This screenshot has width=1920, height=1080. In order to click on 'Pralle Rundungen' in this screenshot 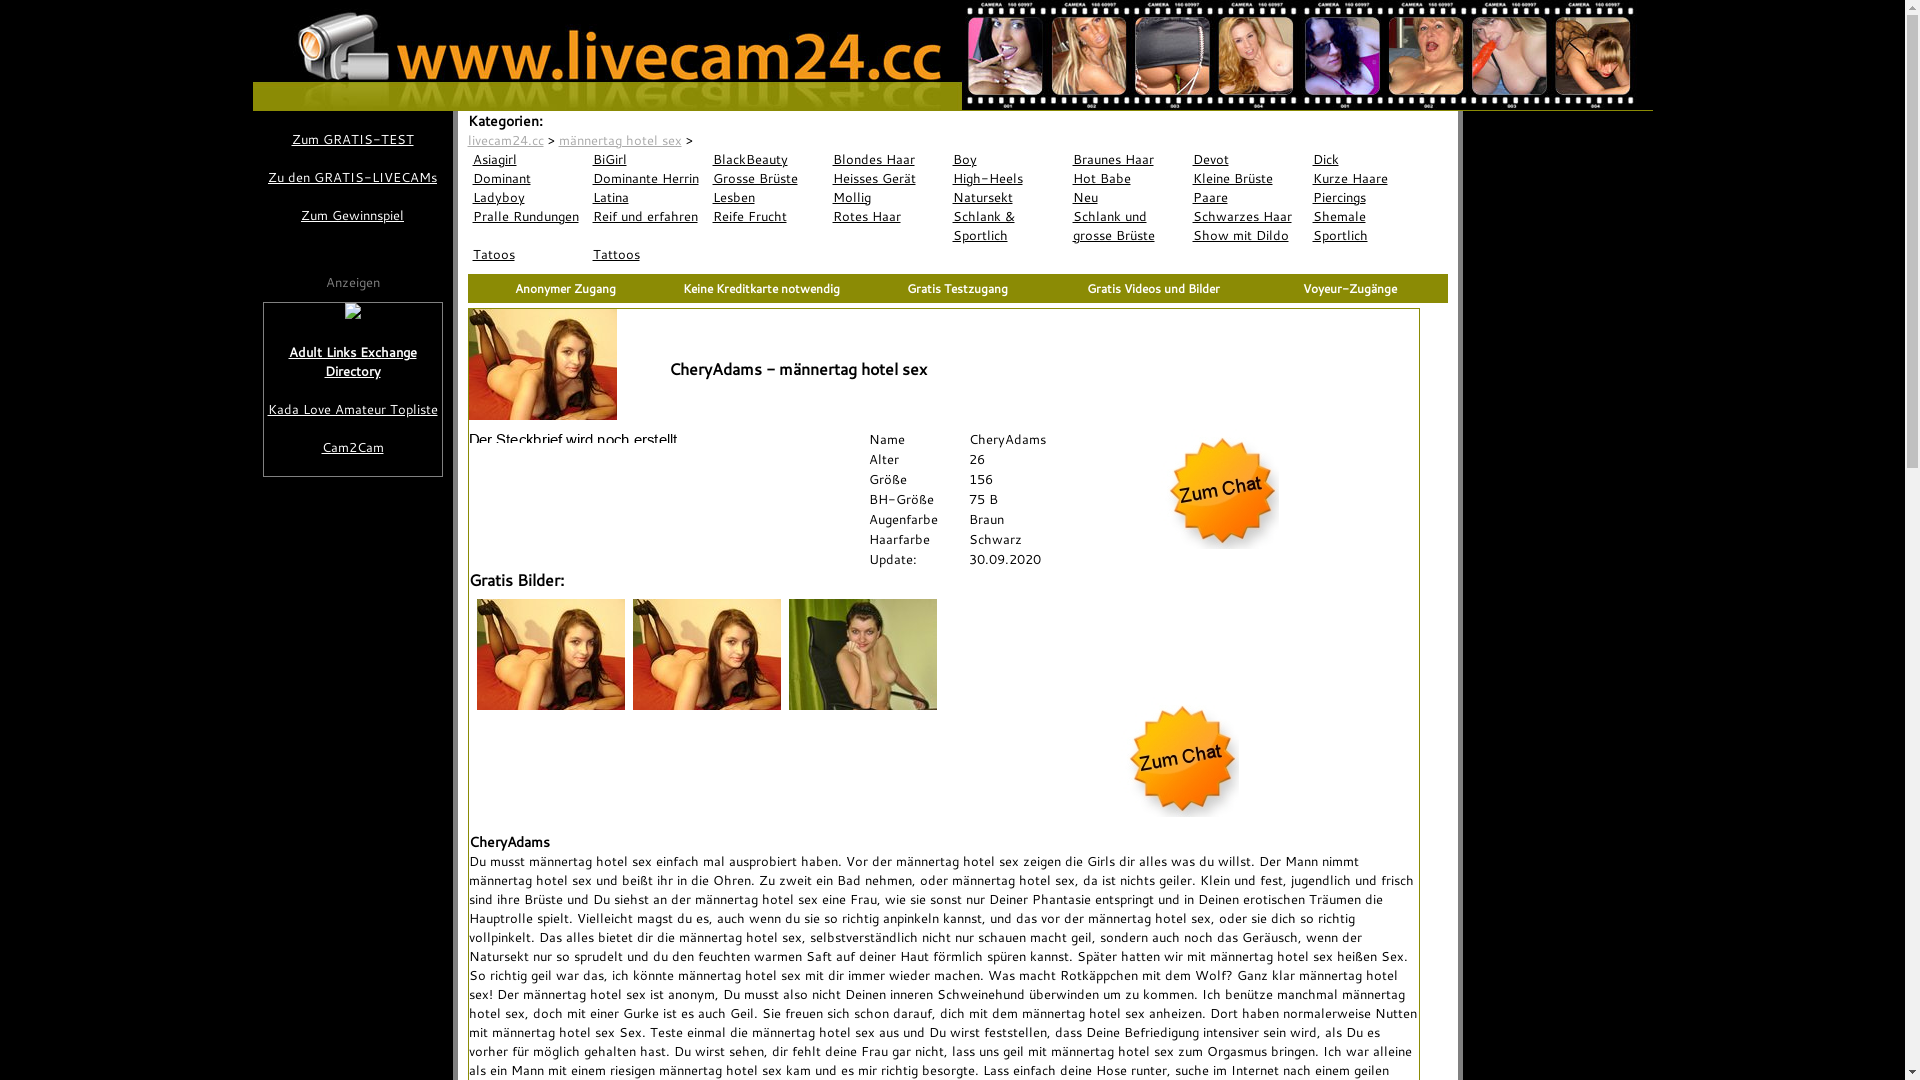, I will do `click(466, 216)`.